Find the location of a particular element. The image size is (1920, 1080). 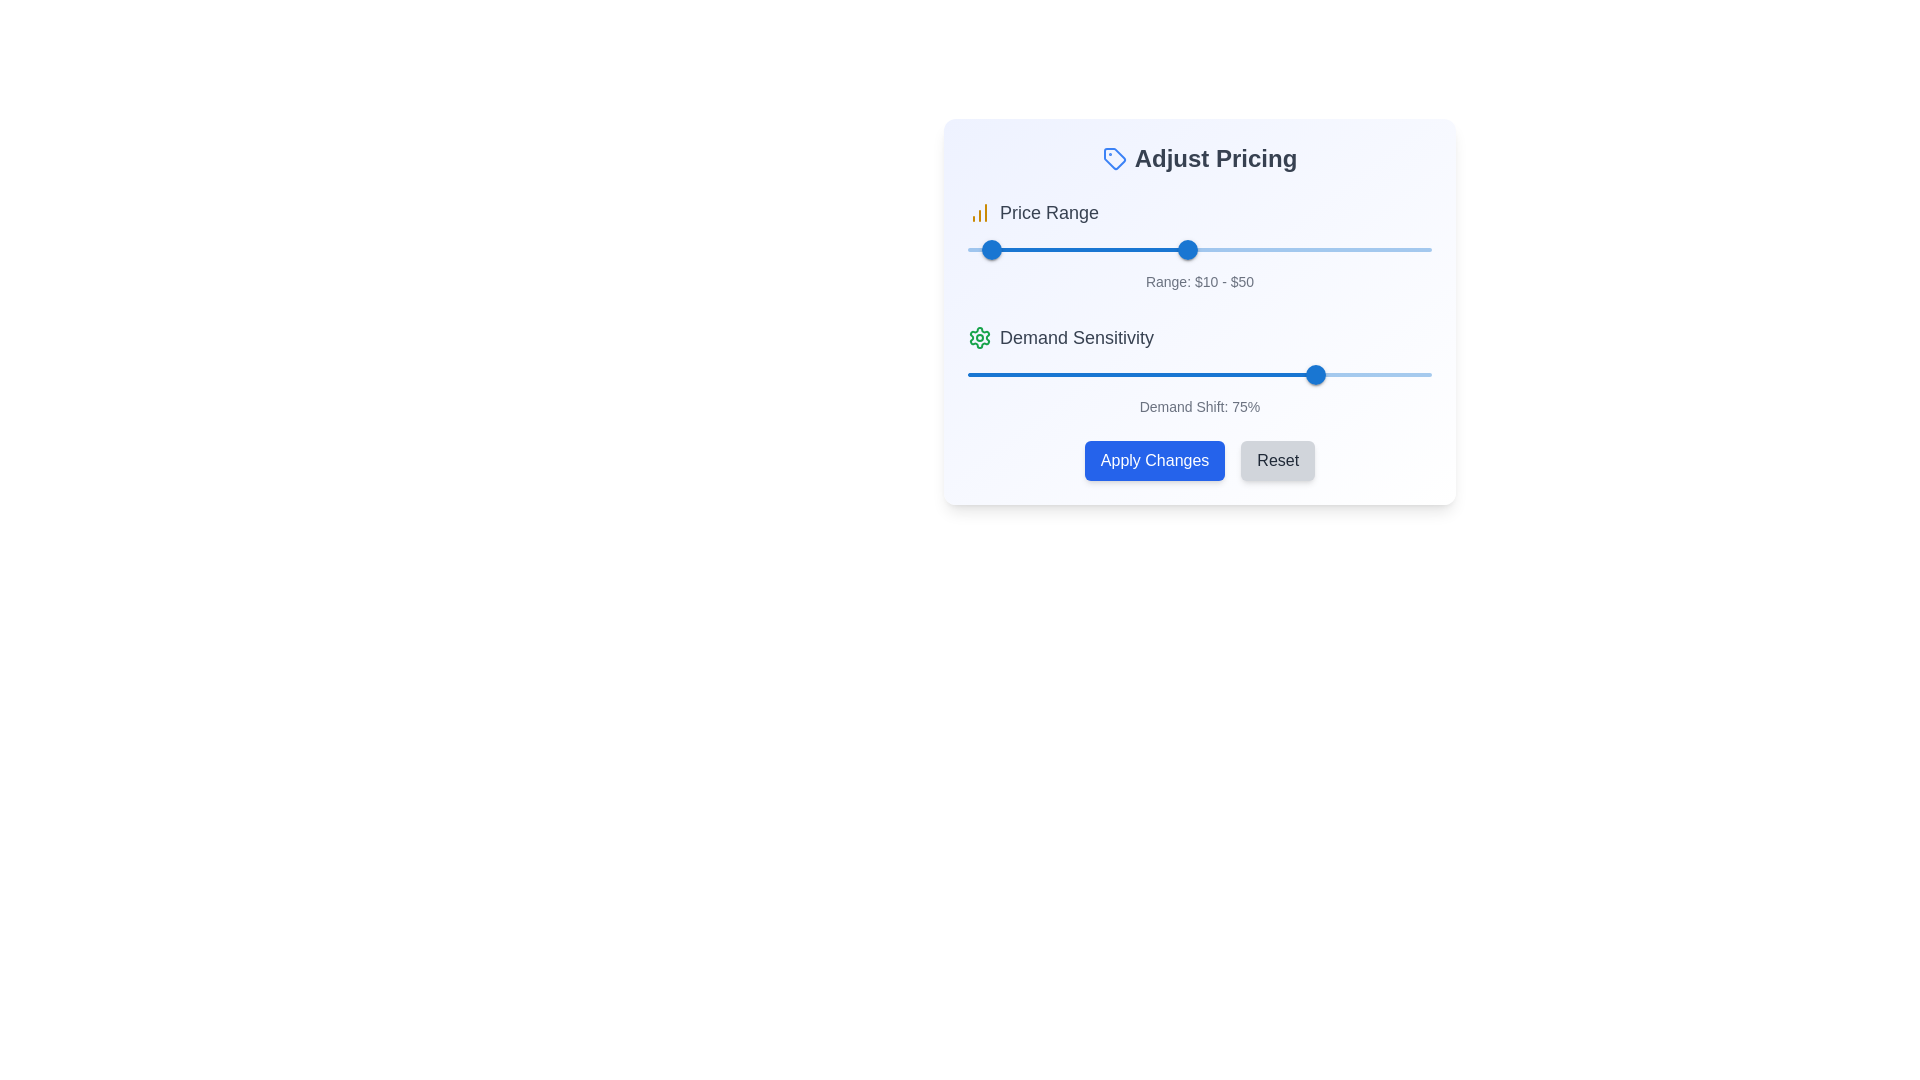

the Slider track element within the 'Price Range' section of the 'Adjust Pricing' card interface, which visually indicates the selected range between the two slider thumbs labeled '10' and '50' is located at coordinates (1089, 249).